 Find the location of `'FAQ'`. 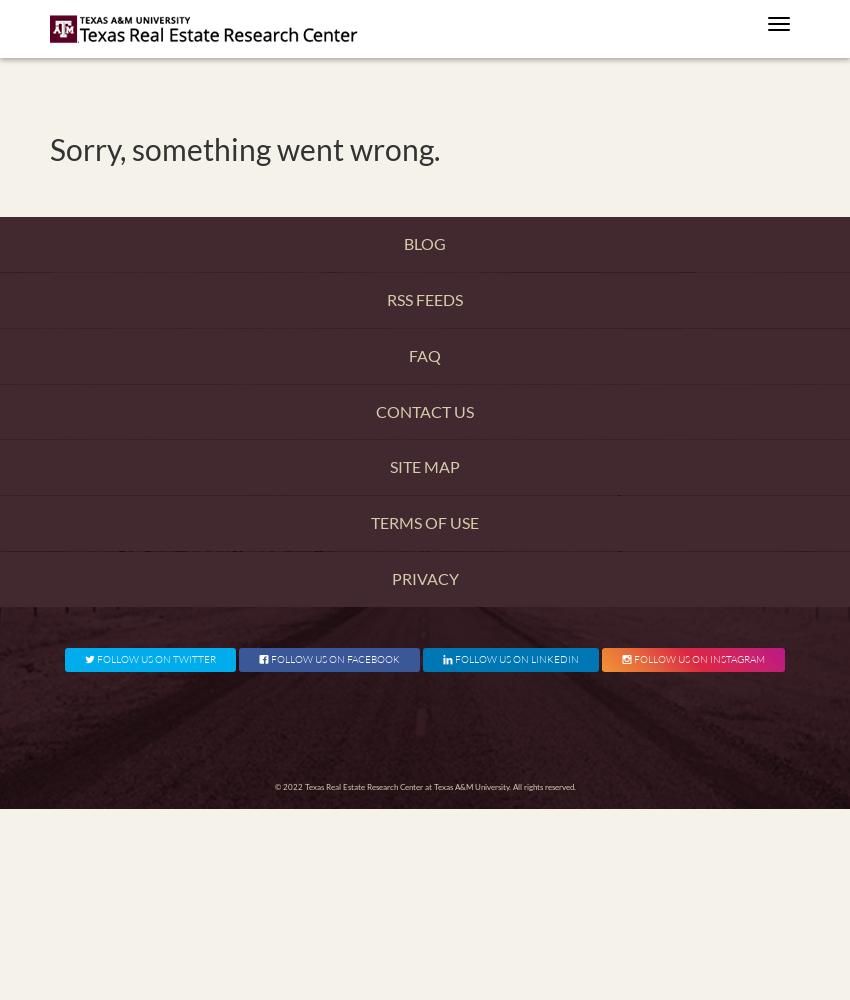

'FAQ' is located at coordinates (409, 353).